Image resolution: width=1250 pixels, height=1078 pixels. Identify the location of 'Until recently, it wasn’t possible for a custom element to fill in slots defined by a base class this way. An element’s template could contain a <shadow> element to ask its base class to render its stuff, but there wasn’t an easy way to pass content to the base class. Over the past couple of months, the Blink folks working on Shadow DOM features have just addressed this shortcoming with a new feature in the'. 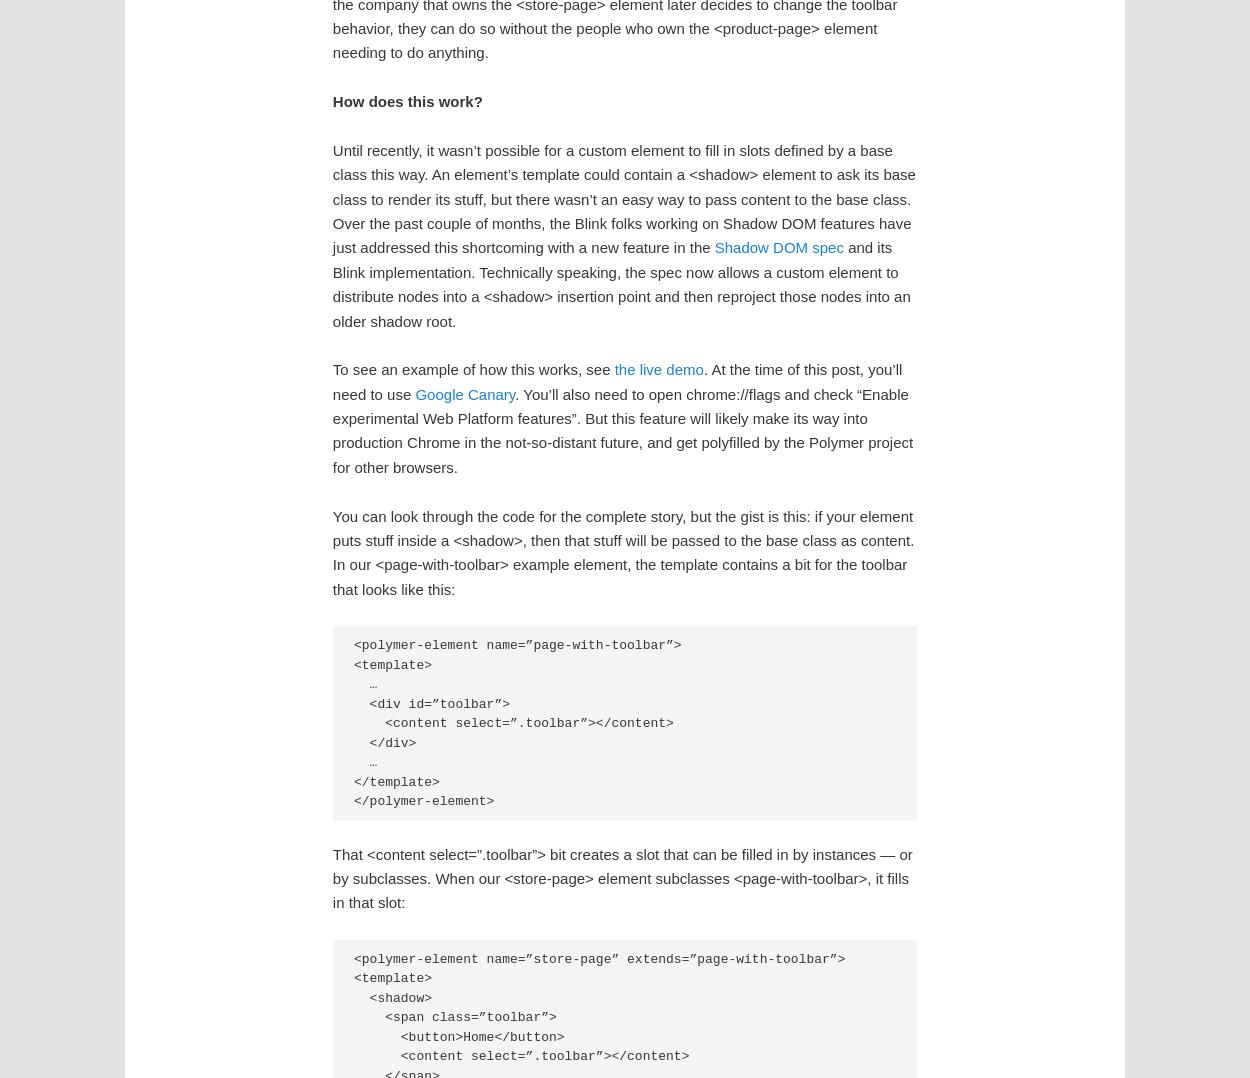
(622, 198).